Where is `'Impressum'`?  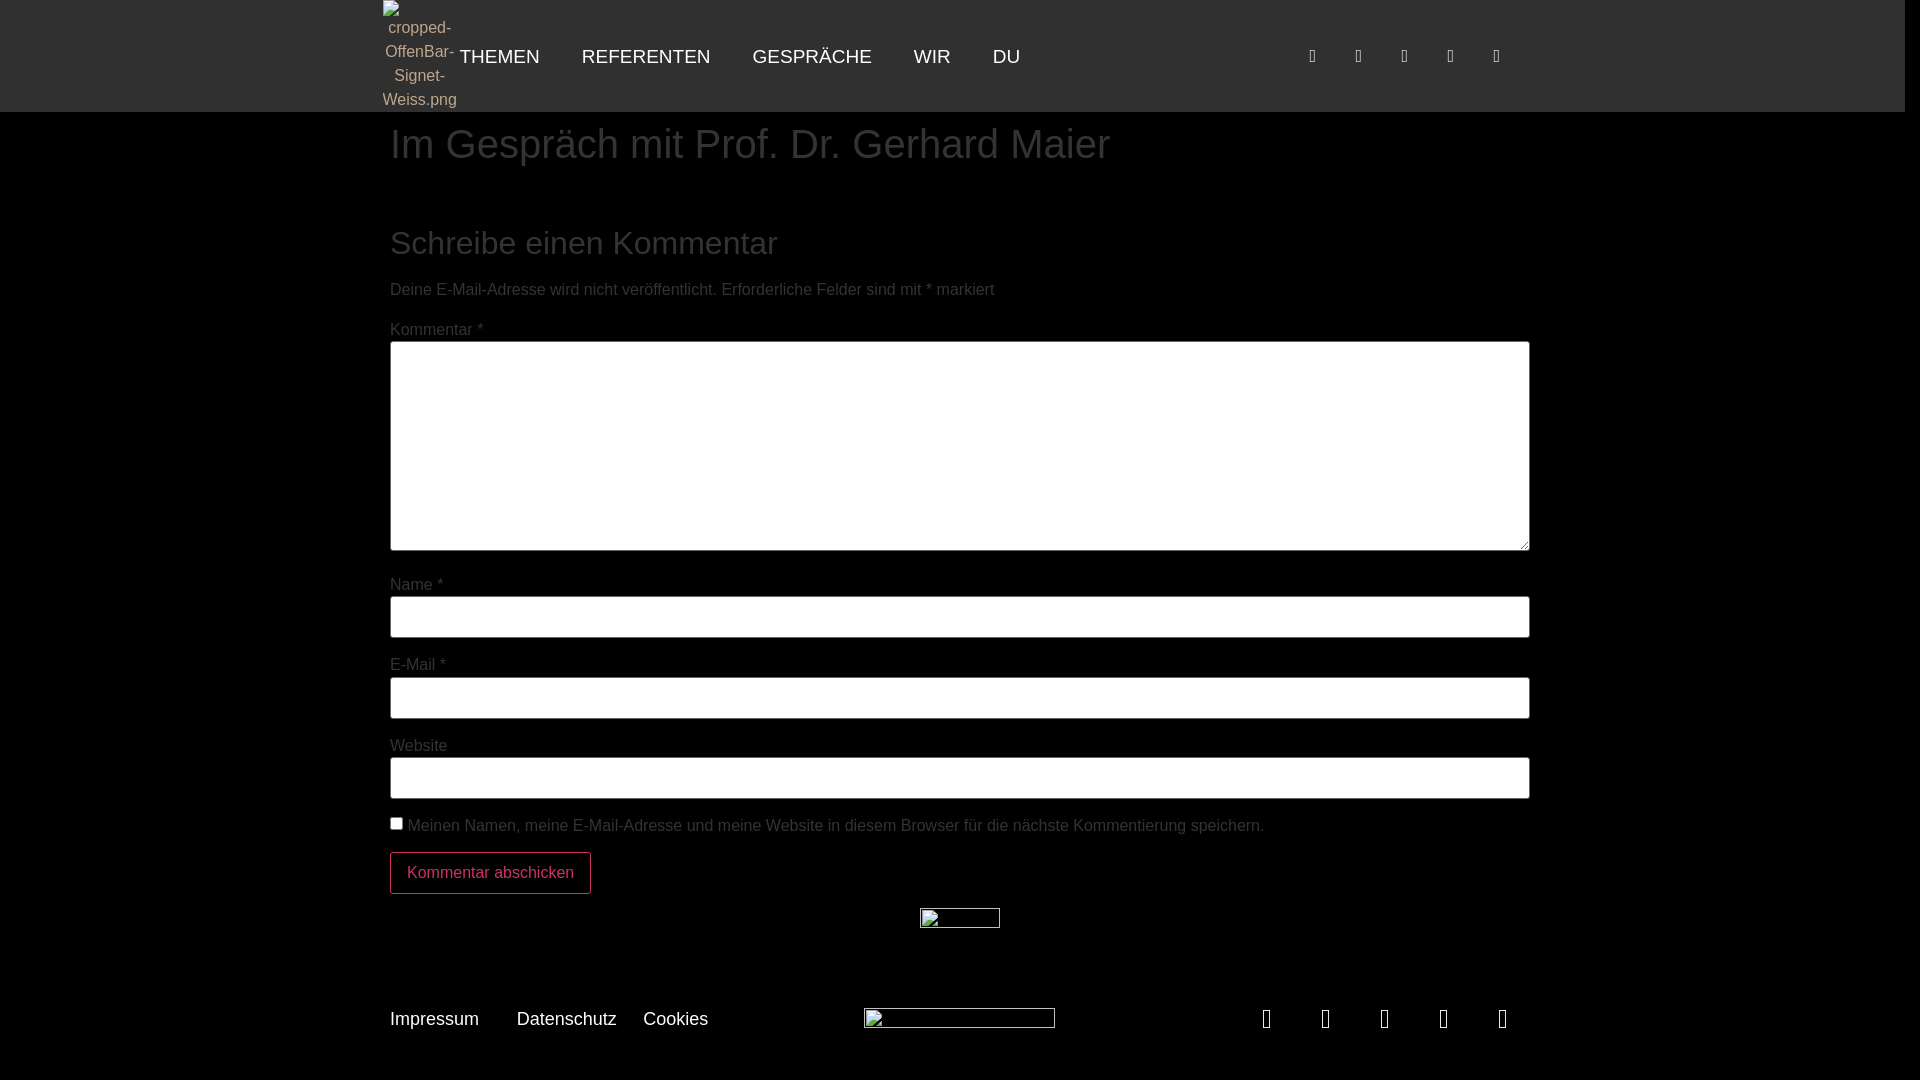
'Impressum' is located at coordinates (433, 1018).